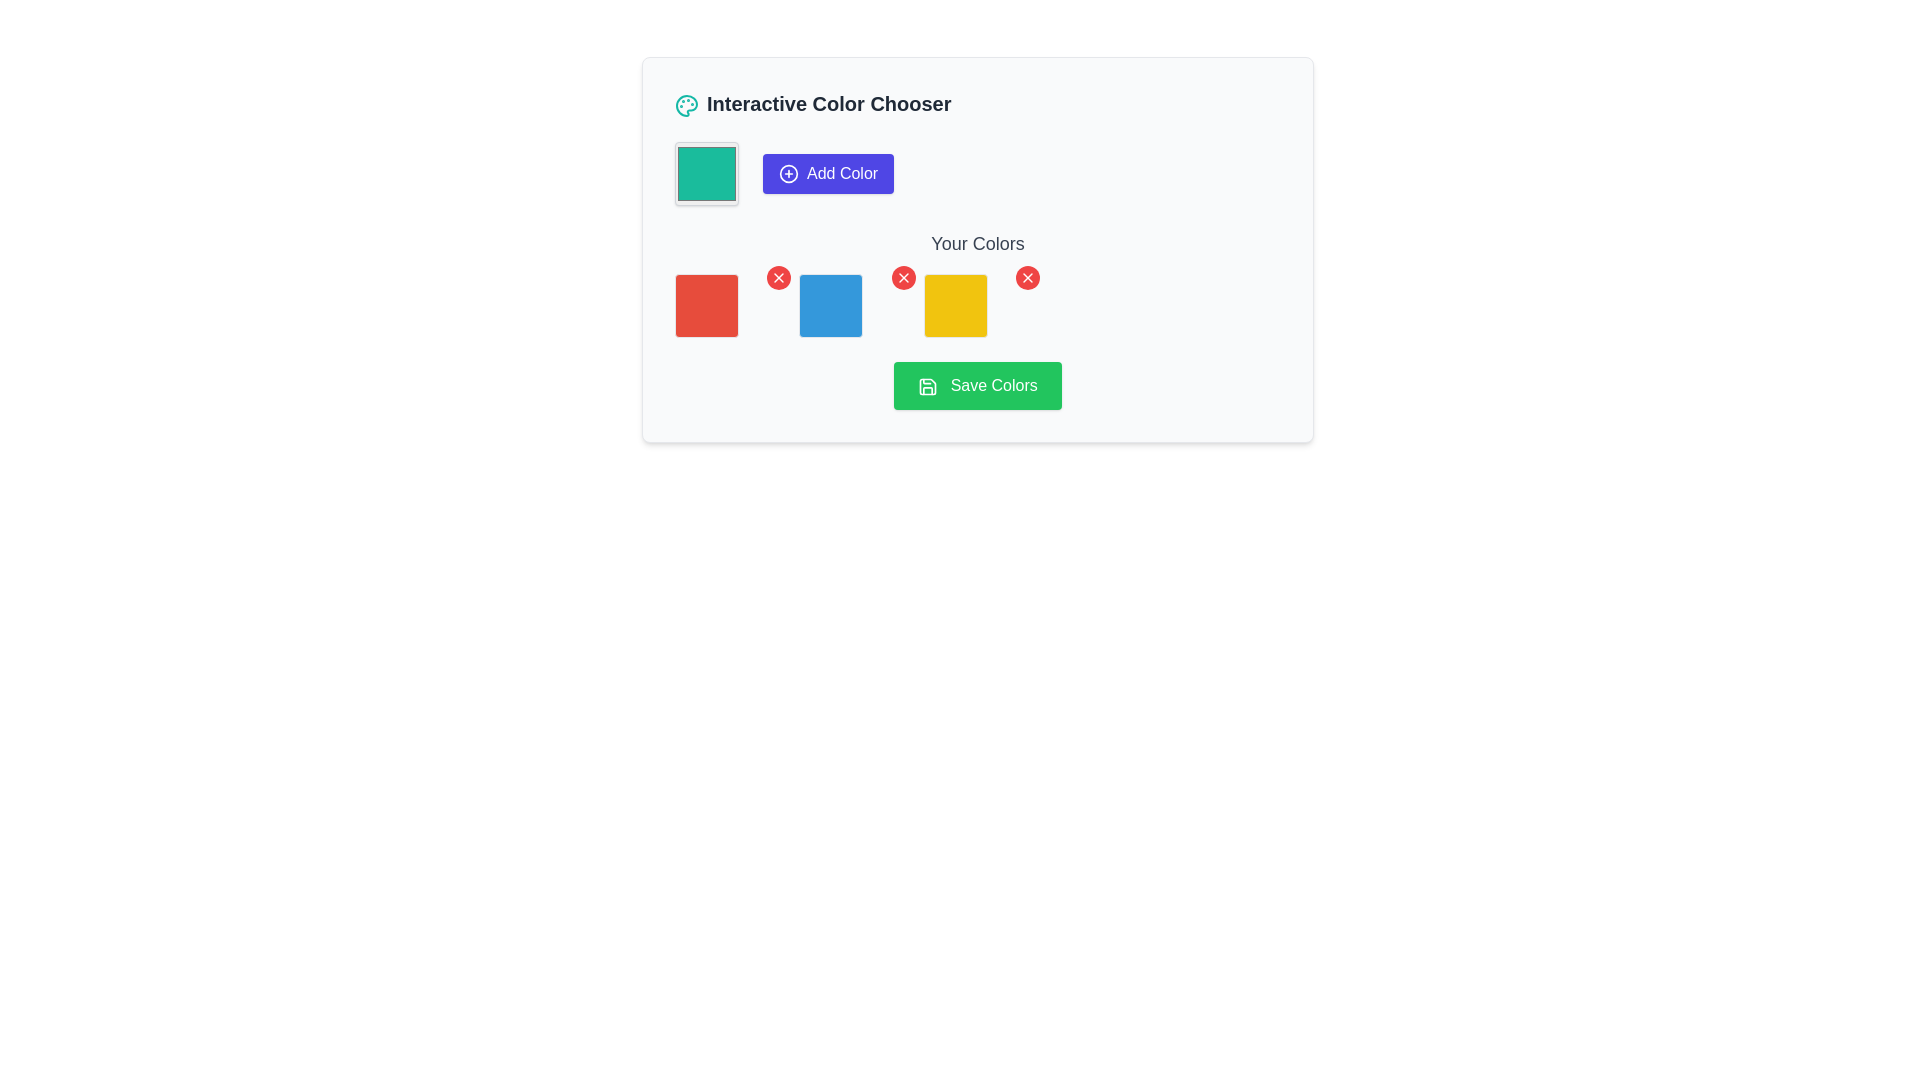 This screenshot has height=1080, width=1920. Describe the element at coordinates (978, 242) in the screenshot. I see `the text label that serves as a section title for the content related to colors associated with the user, positioned below the 'Add Color' button` at that location.